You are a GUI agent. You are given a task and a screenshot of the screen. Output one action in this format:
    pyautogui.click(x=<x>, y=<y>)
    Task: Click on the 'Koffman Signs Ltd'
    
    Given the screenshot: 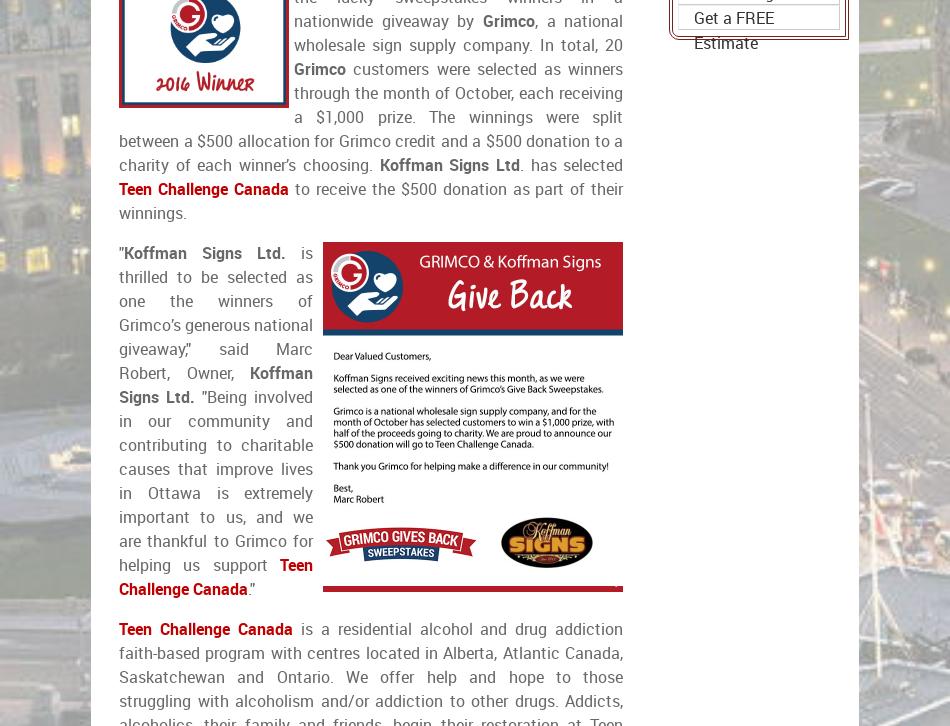 What is the action you would take?
    pyautogui.click(x=447, y=165)
    